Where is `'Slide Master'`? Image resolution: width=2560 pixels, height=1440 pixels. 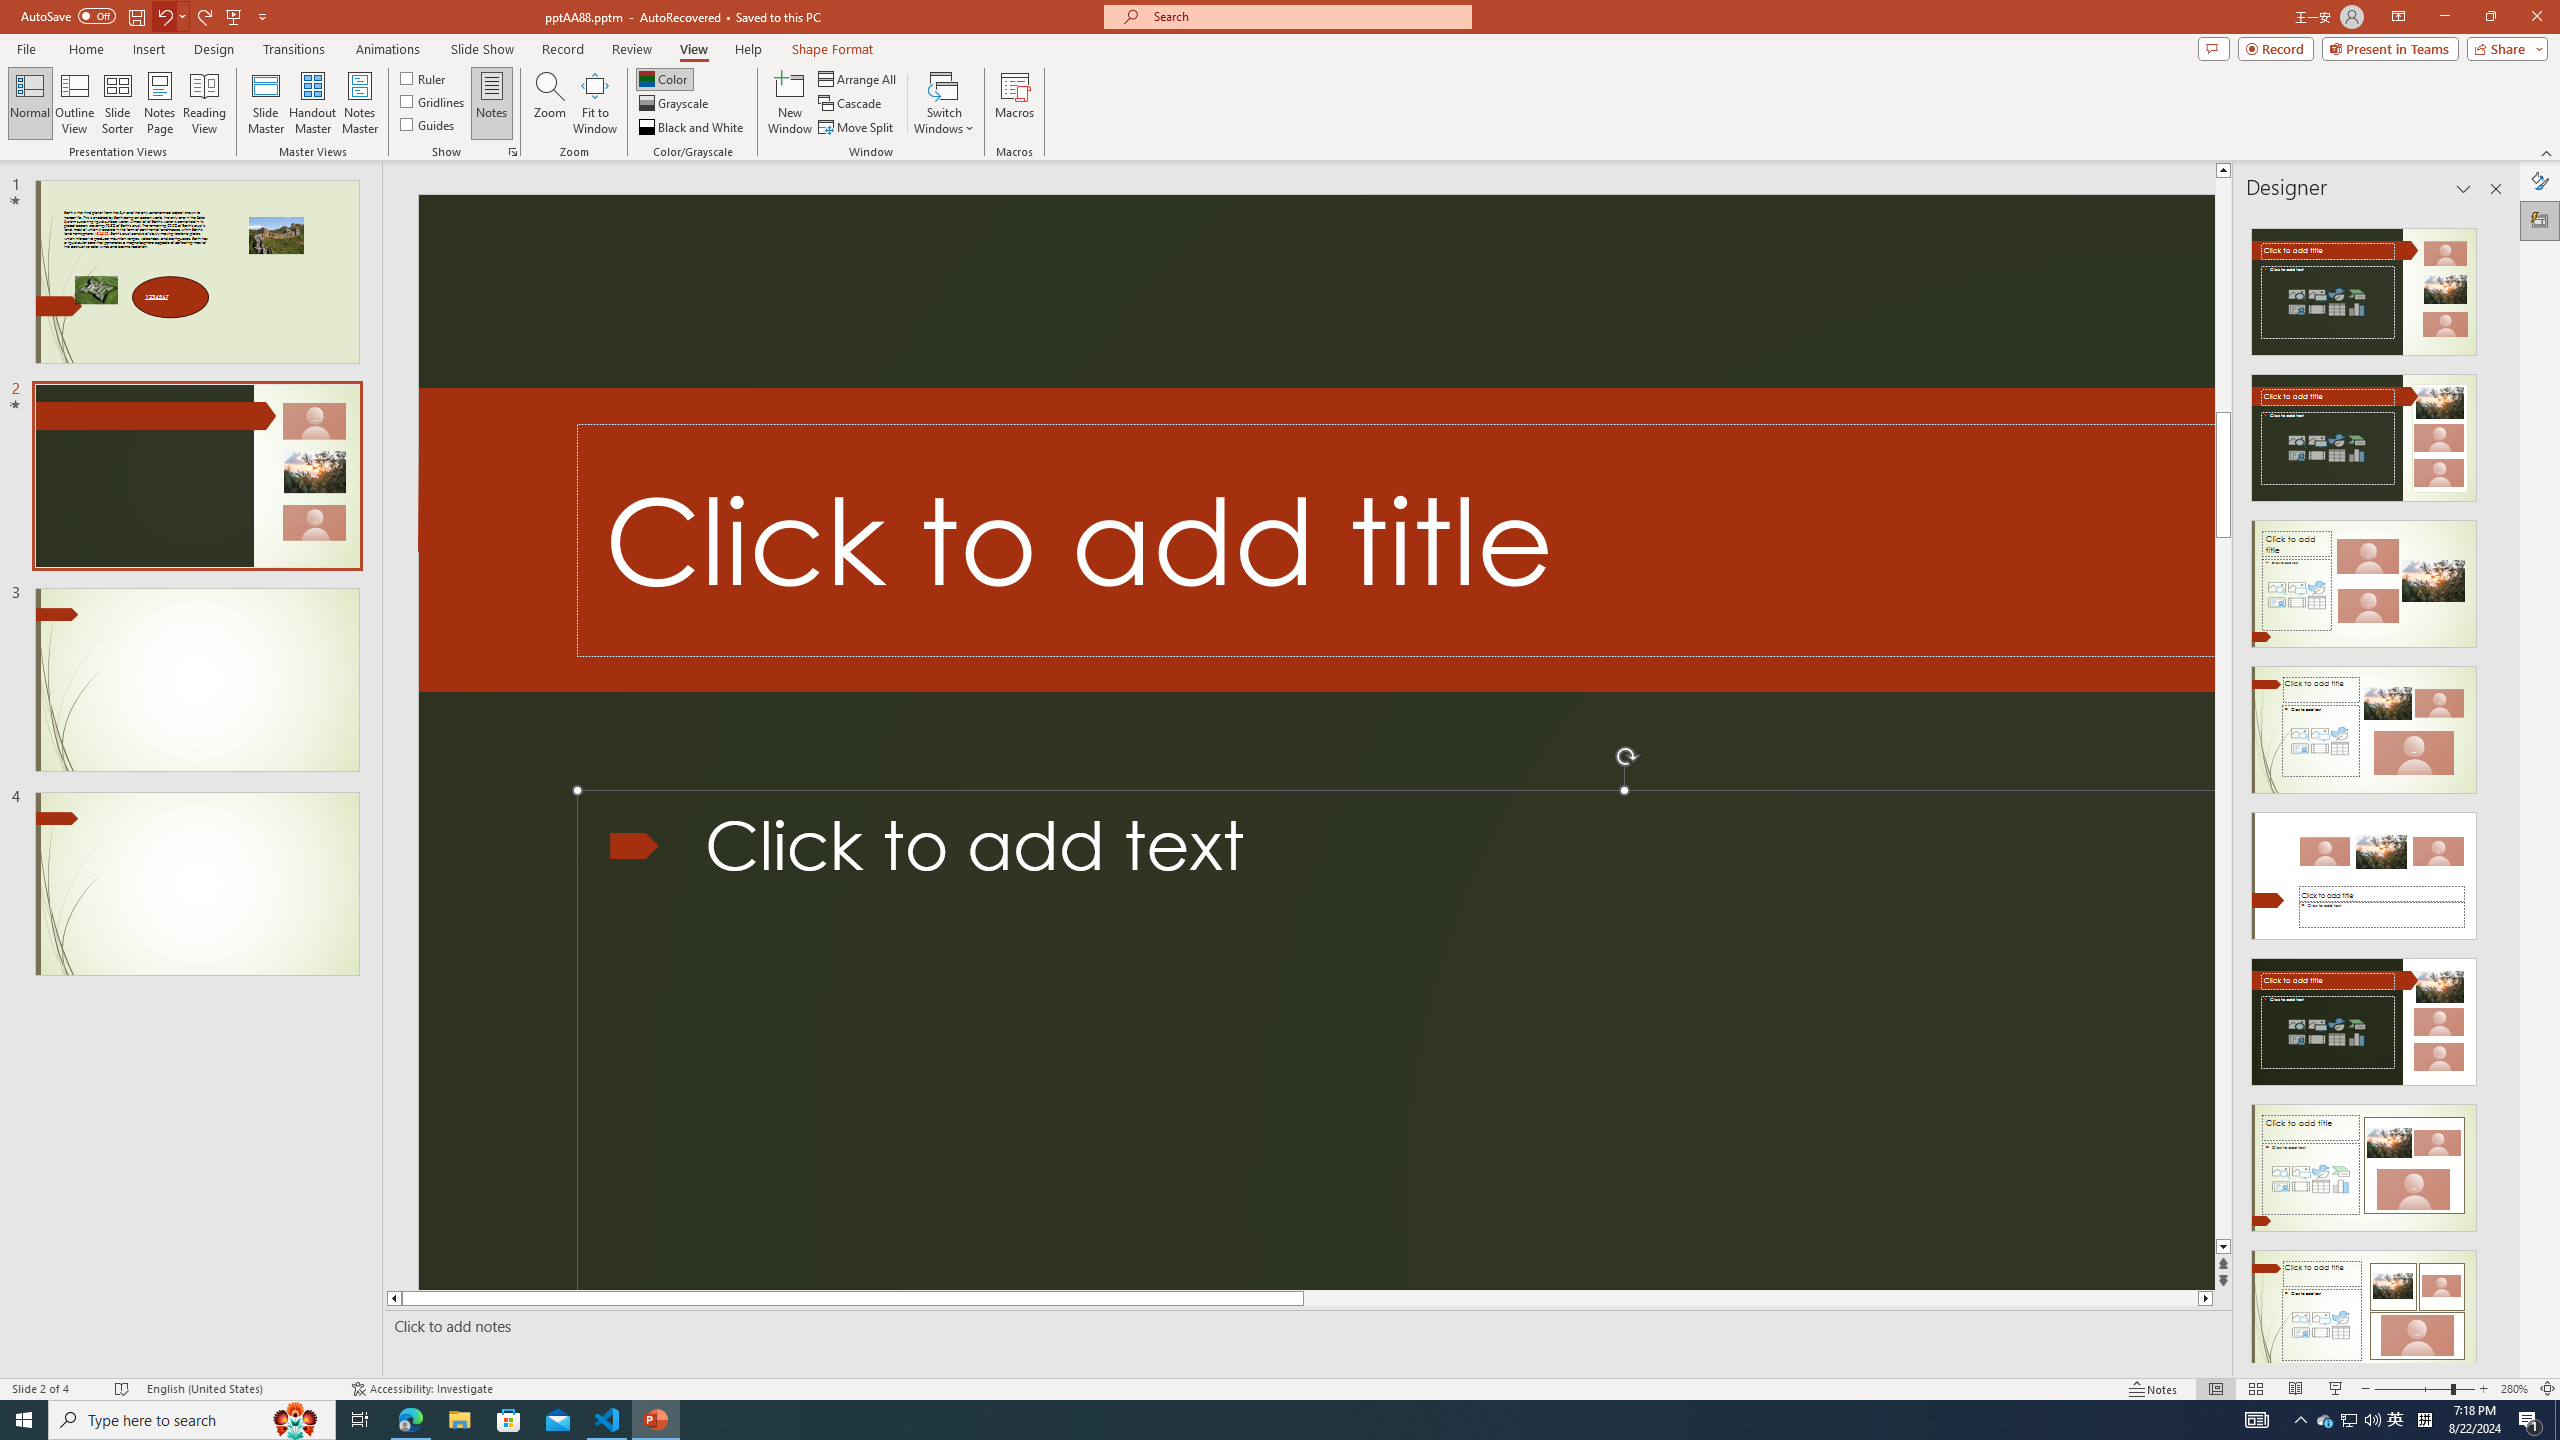
'Slide Master' is located at coordinates (265, 103).